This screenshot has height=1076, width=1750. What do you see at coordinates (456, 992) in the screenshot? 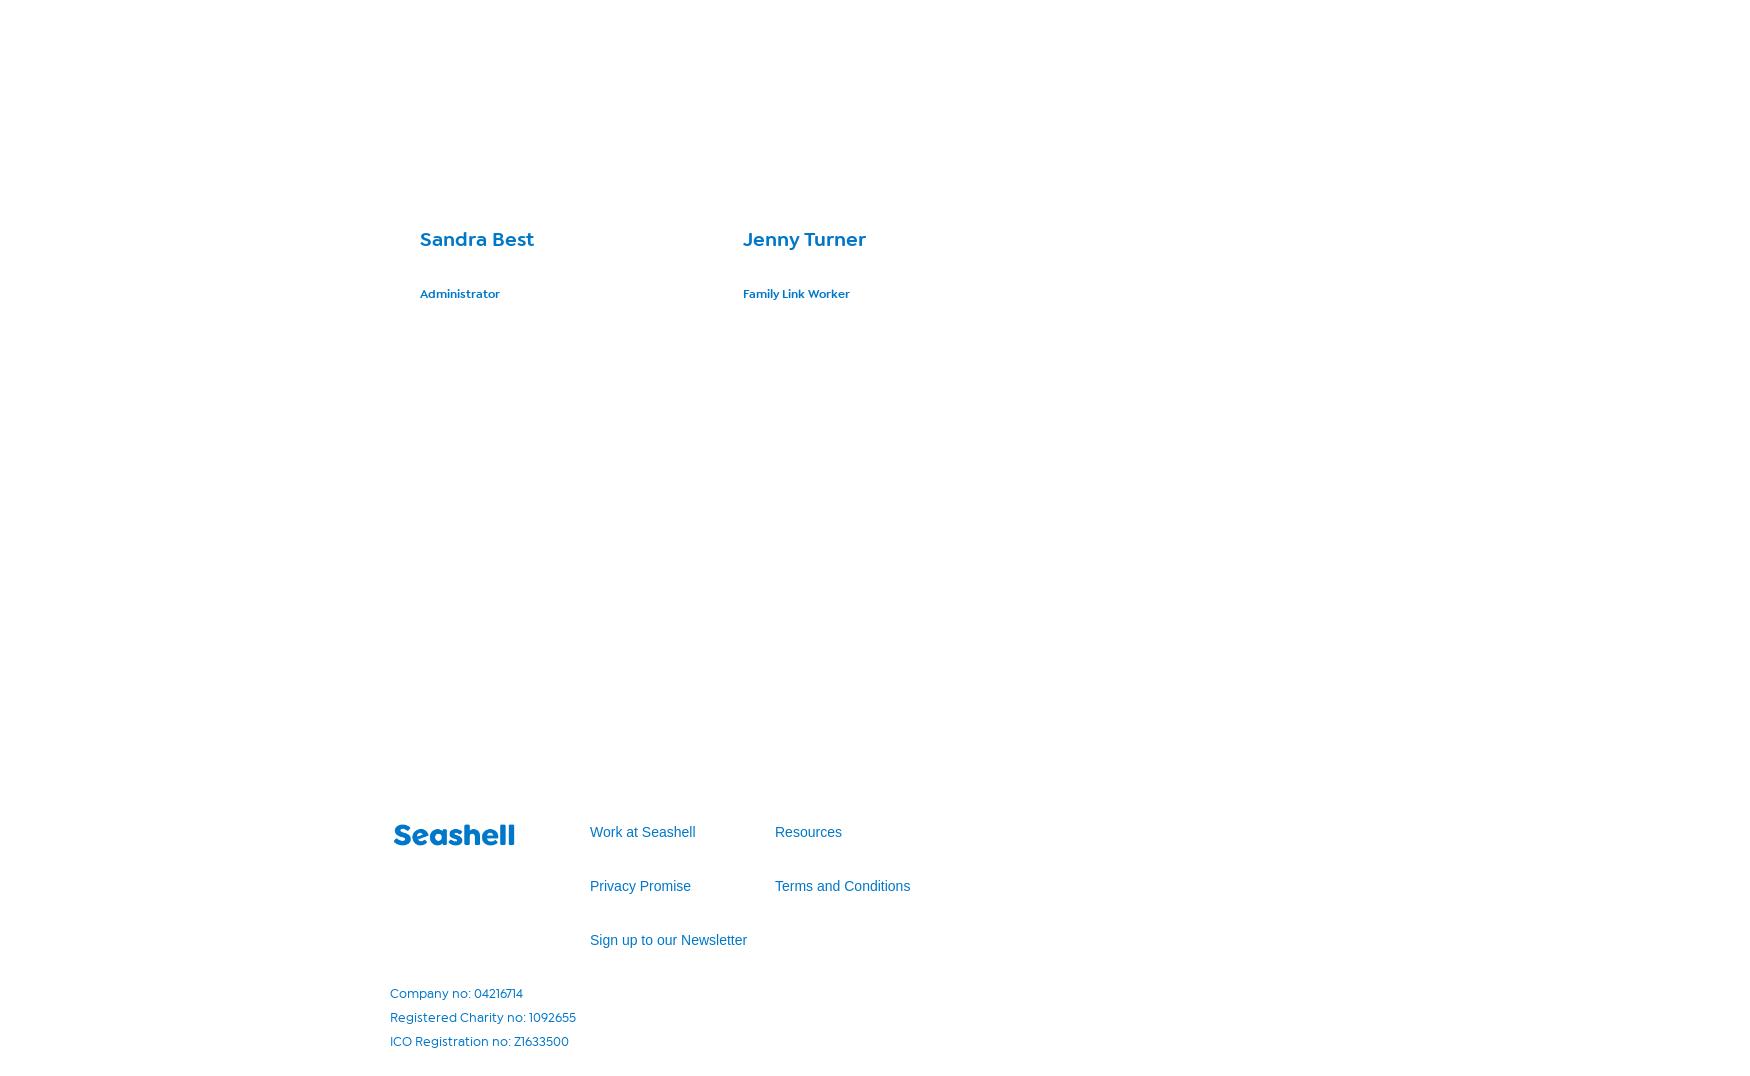
I see `'Company no: 04216714'` at bounding box center [456, 992].